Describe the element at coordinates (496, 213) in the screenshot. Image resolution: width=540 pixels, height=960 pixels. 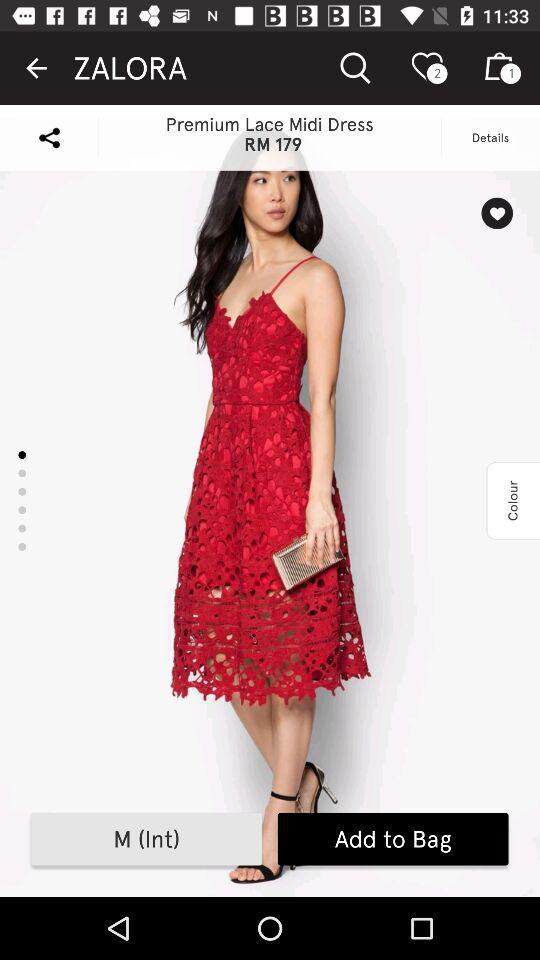
I see `wishlist icon` at that location.